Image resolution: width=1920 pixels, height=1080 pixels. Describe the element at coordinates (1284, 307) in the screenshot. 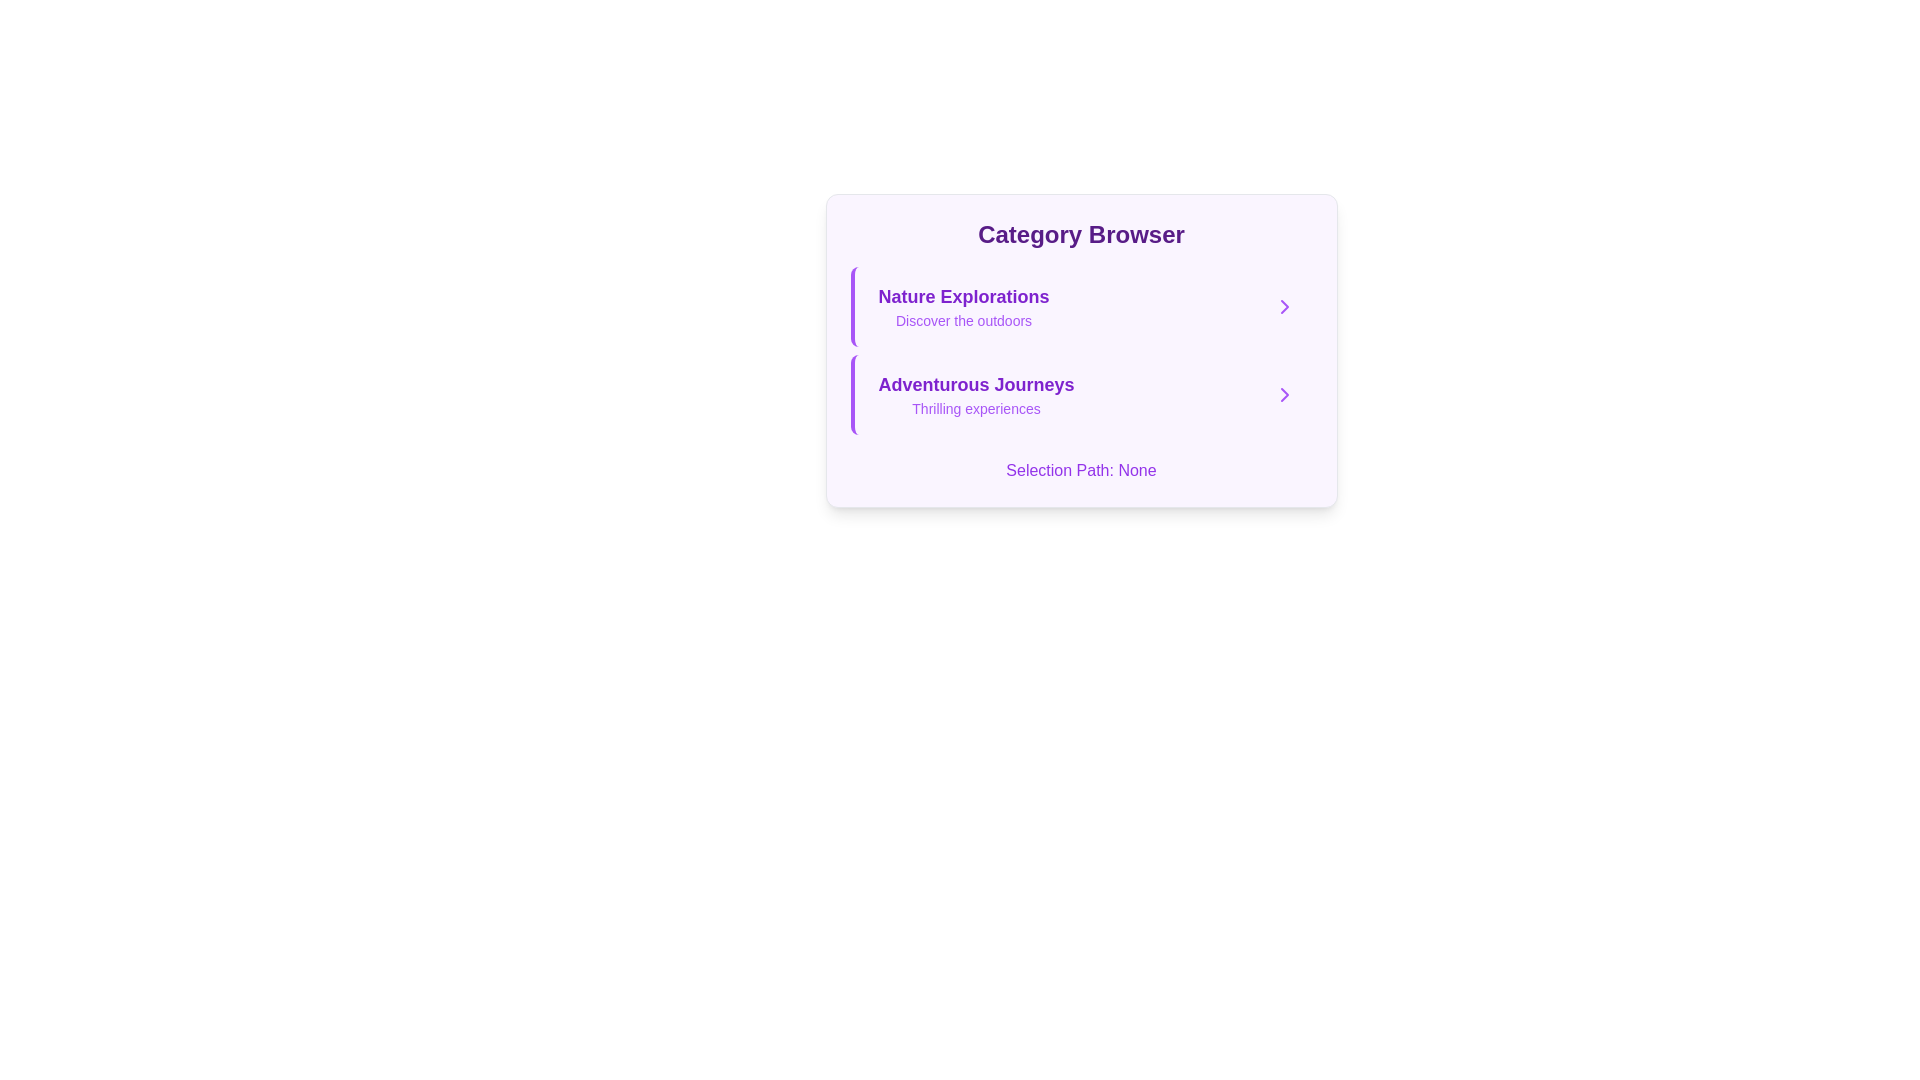

I see `the navigation icon located to the right of the text content in the 'Adventurous Journeys' card within the 'Category Browser' section` at that location.